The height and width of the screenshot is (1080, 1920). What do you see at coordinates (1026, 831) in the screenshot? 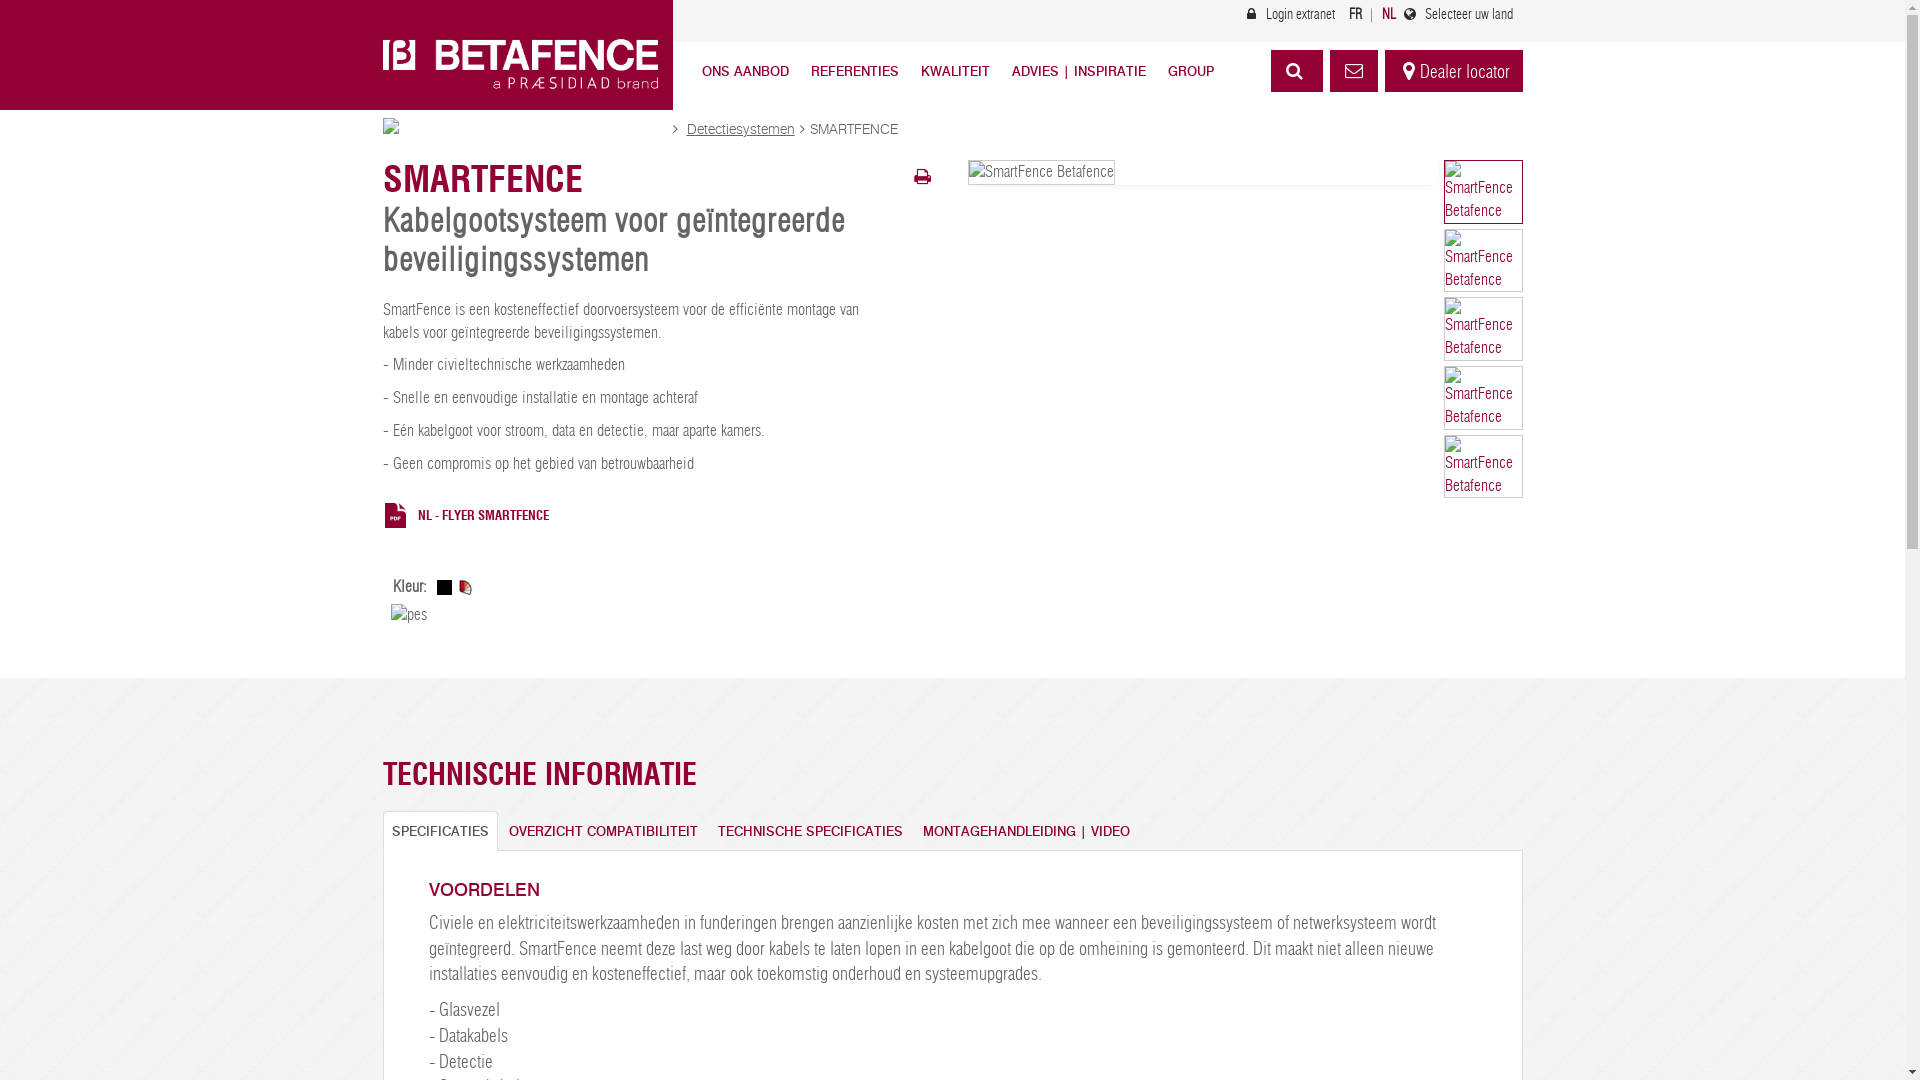
I see `'MONTAGEHANDLEIDING | VIDEO'` at bounding box center [1026, 831].